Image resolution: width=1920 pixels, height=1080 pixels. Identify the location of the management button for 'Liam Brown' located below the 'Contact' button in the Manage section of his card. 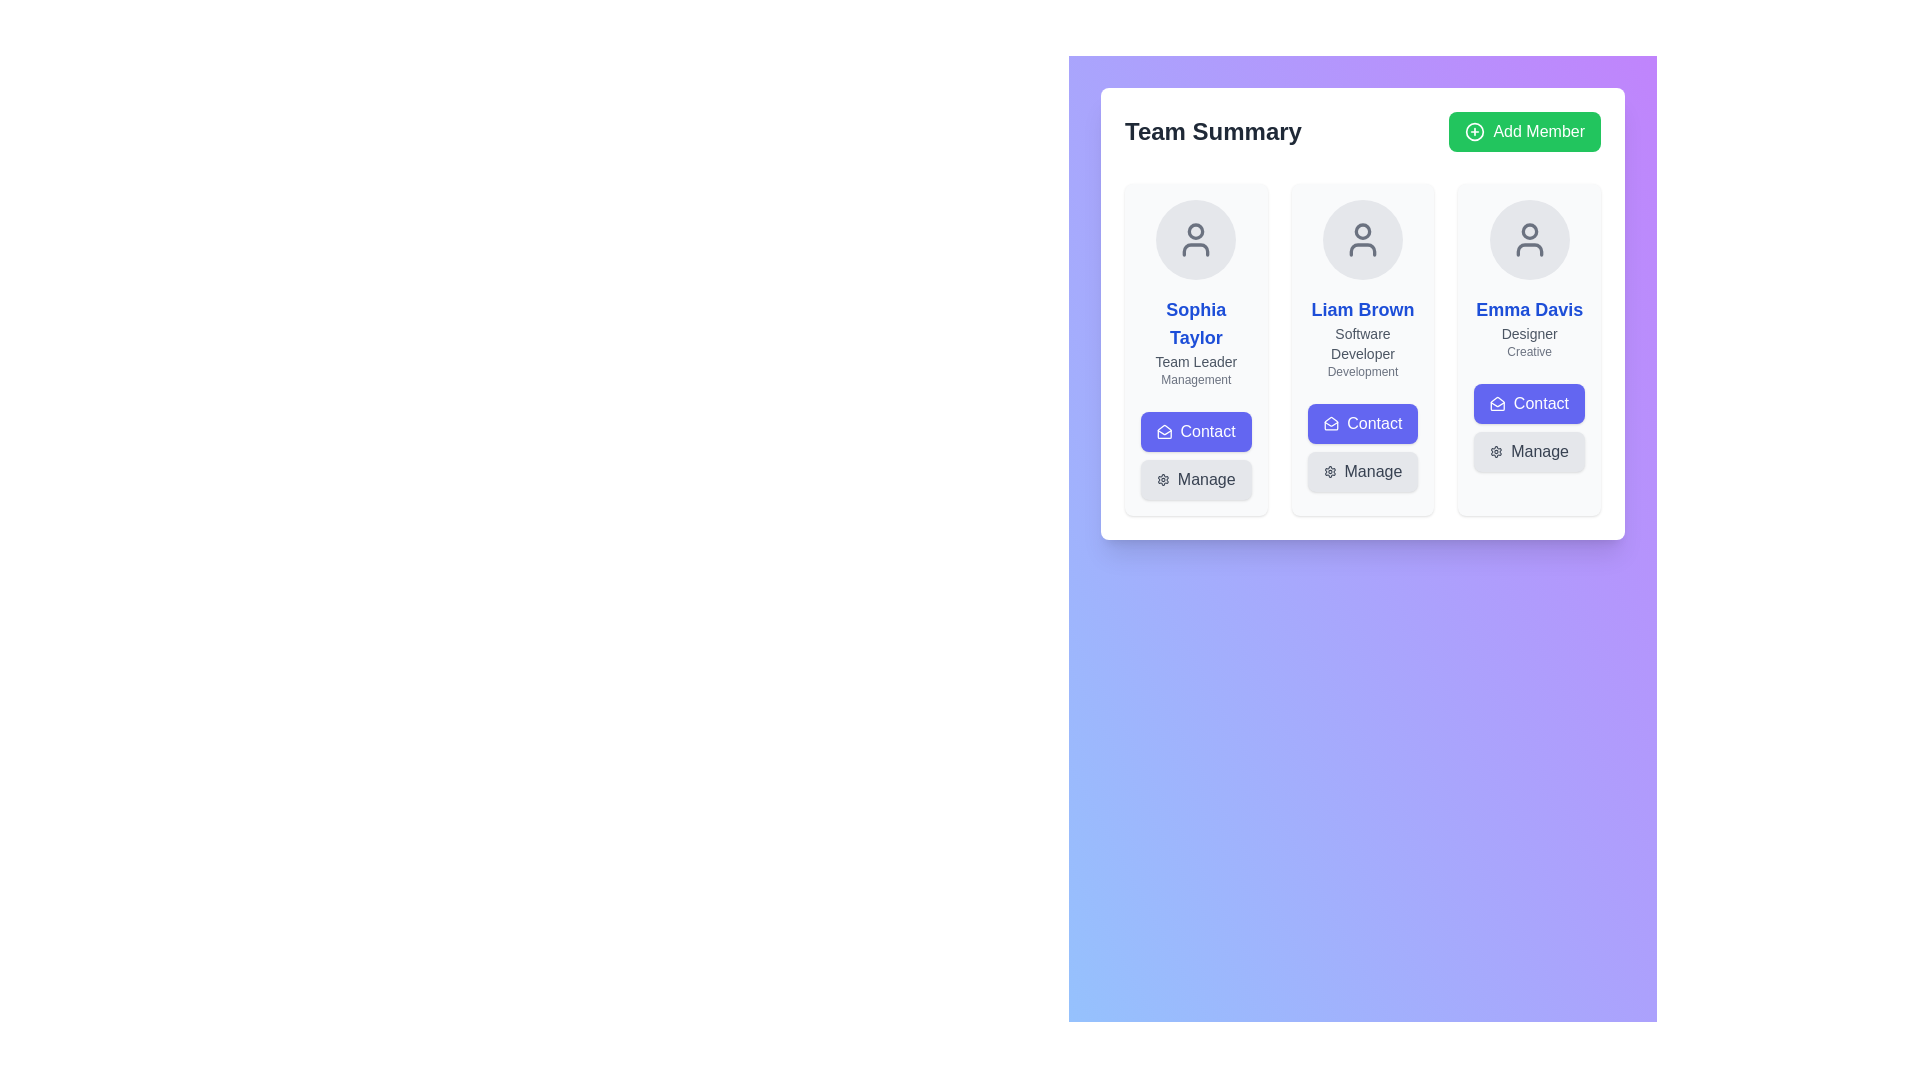
(1362, 471).